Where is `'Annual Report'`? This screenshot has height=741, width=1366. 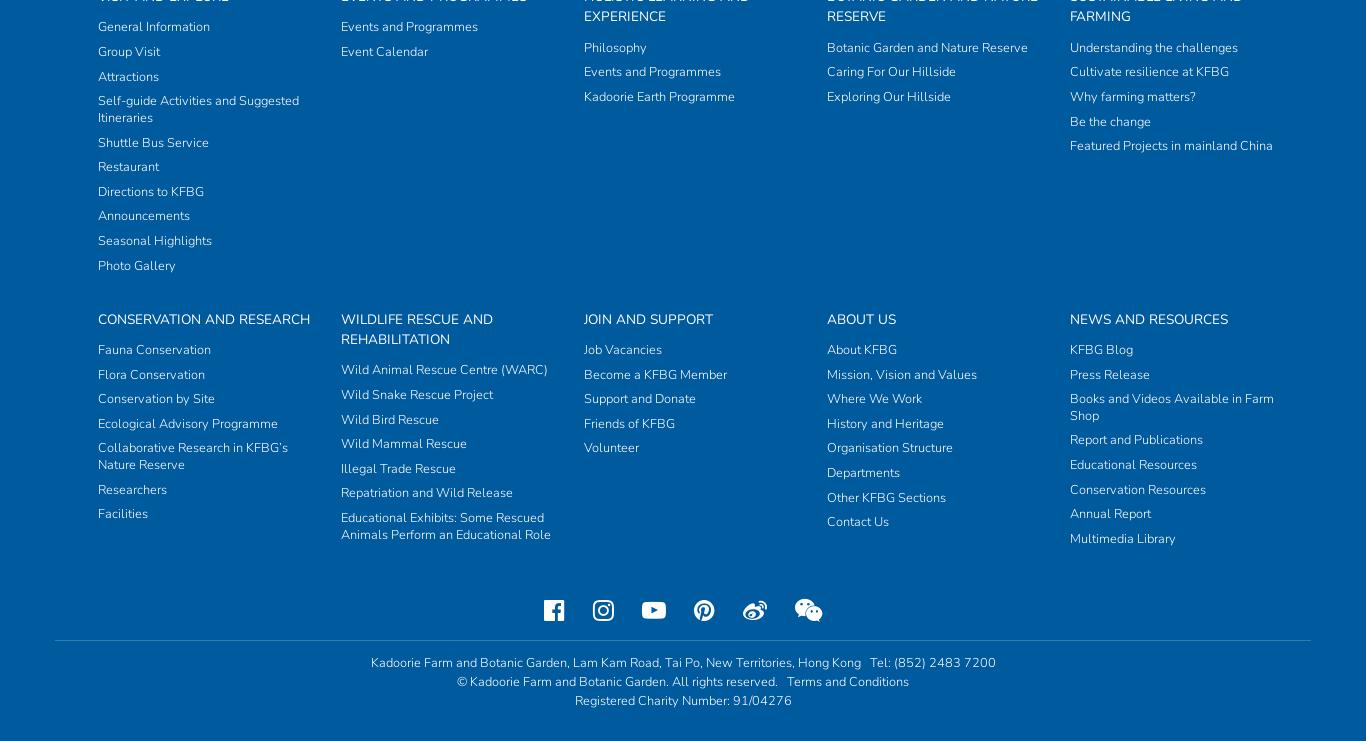
'Annual Report' is located at coordinates (1109, 122).